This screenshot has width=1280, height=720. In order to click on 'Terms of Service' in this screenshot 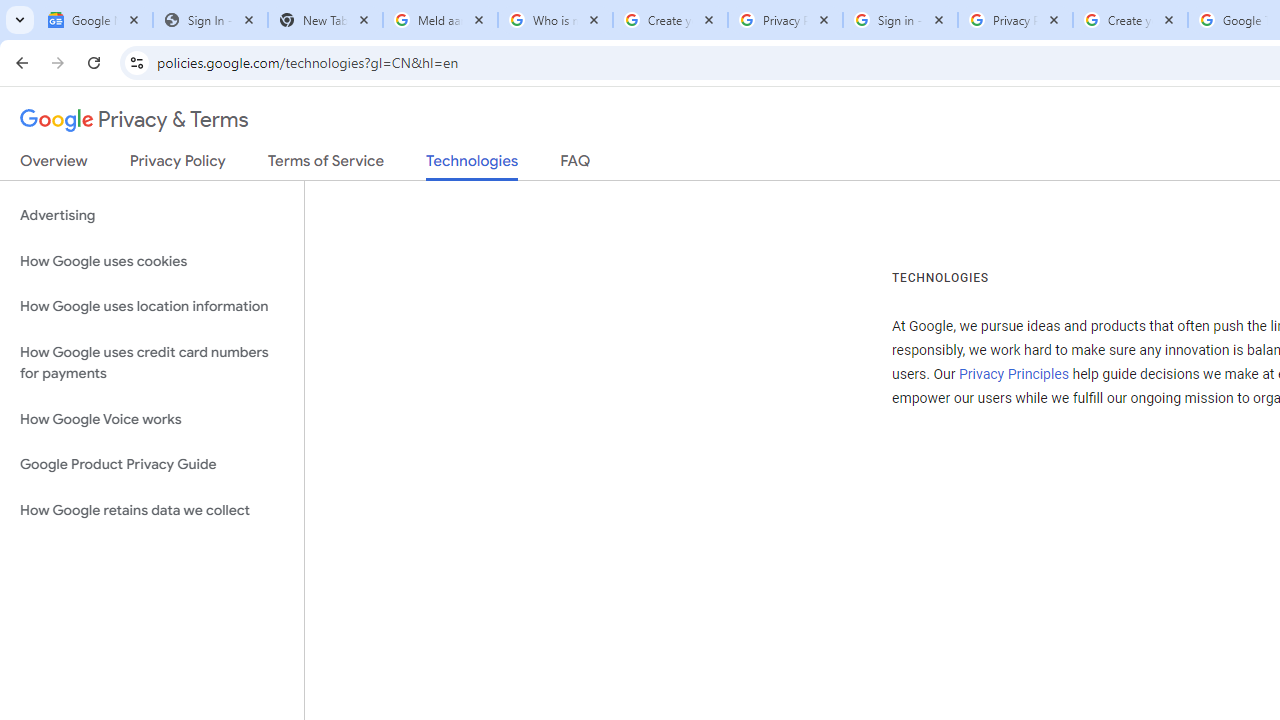, I will do `click(326, 164)`.